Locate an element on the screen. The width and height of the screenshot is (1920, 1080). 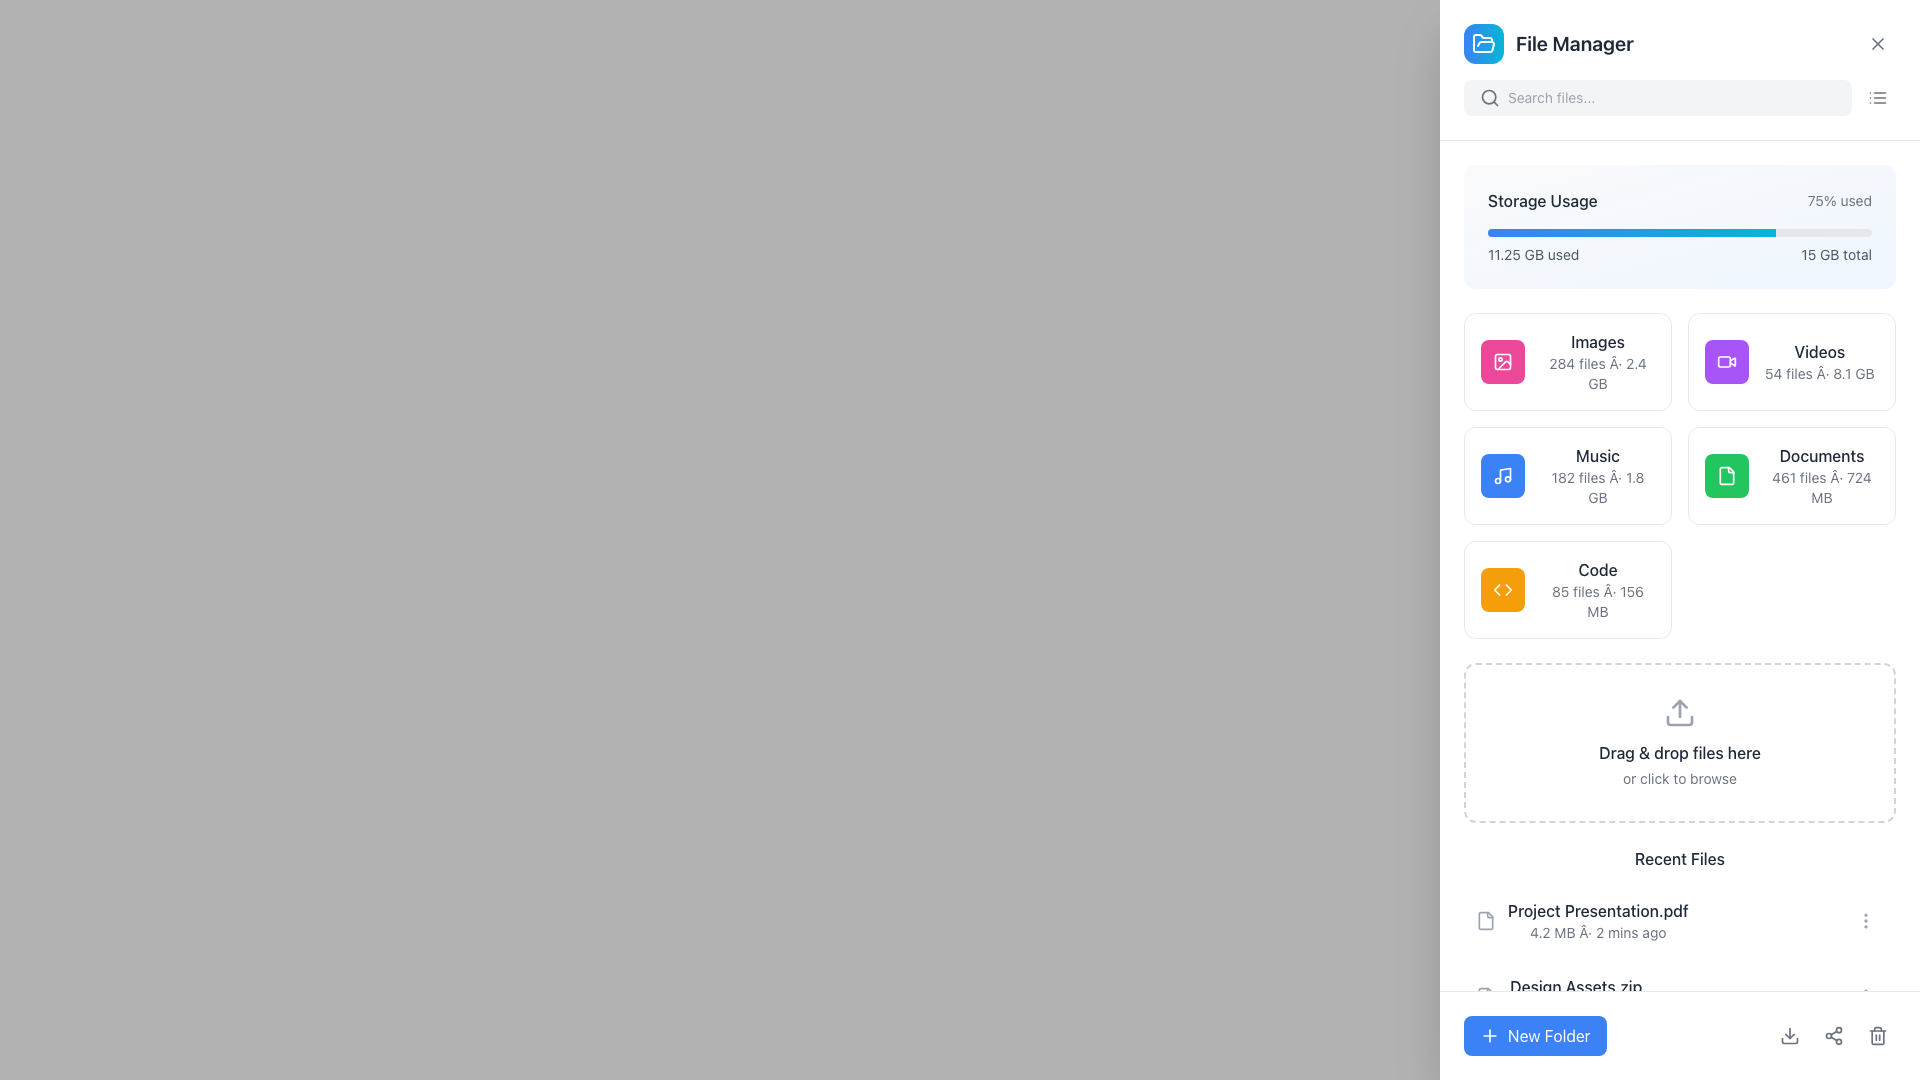
the Text label within the file upload interface that instructs users to drag and drop files, which is centrally positioned within a dashed bordered area is located at coordinates (1680, 752).